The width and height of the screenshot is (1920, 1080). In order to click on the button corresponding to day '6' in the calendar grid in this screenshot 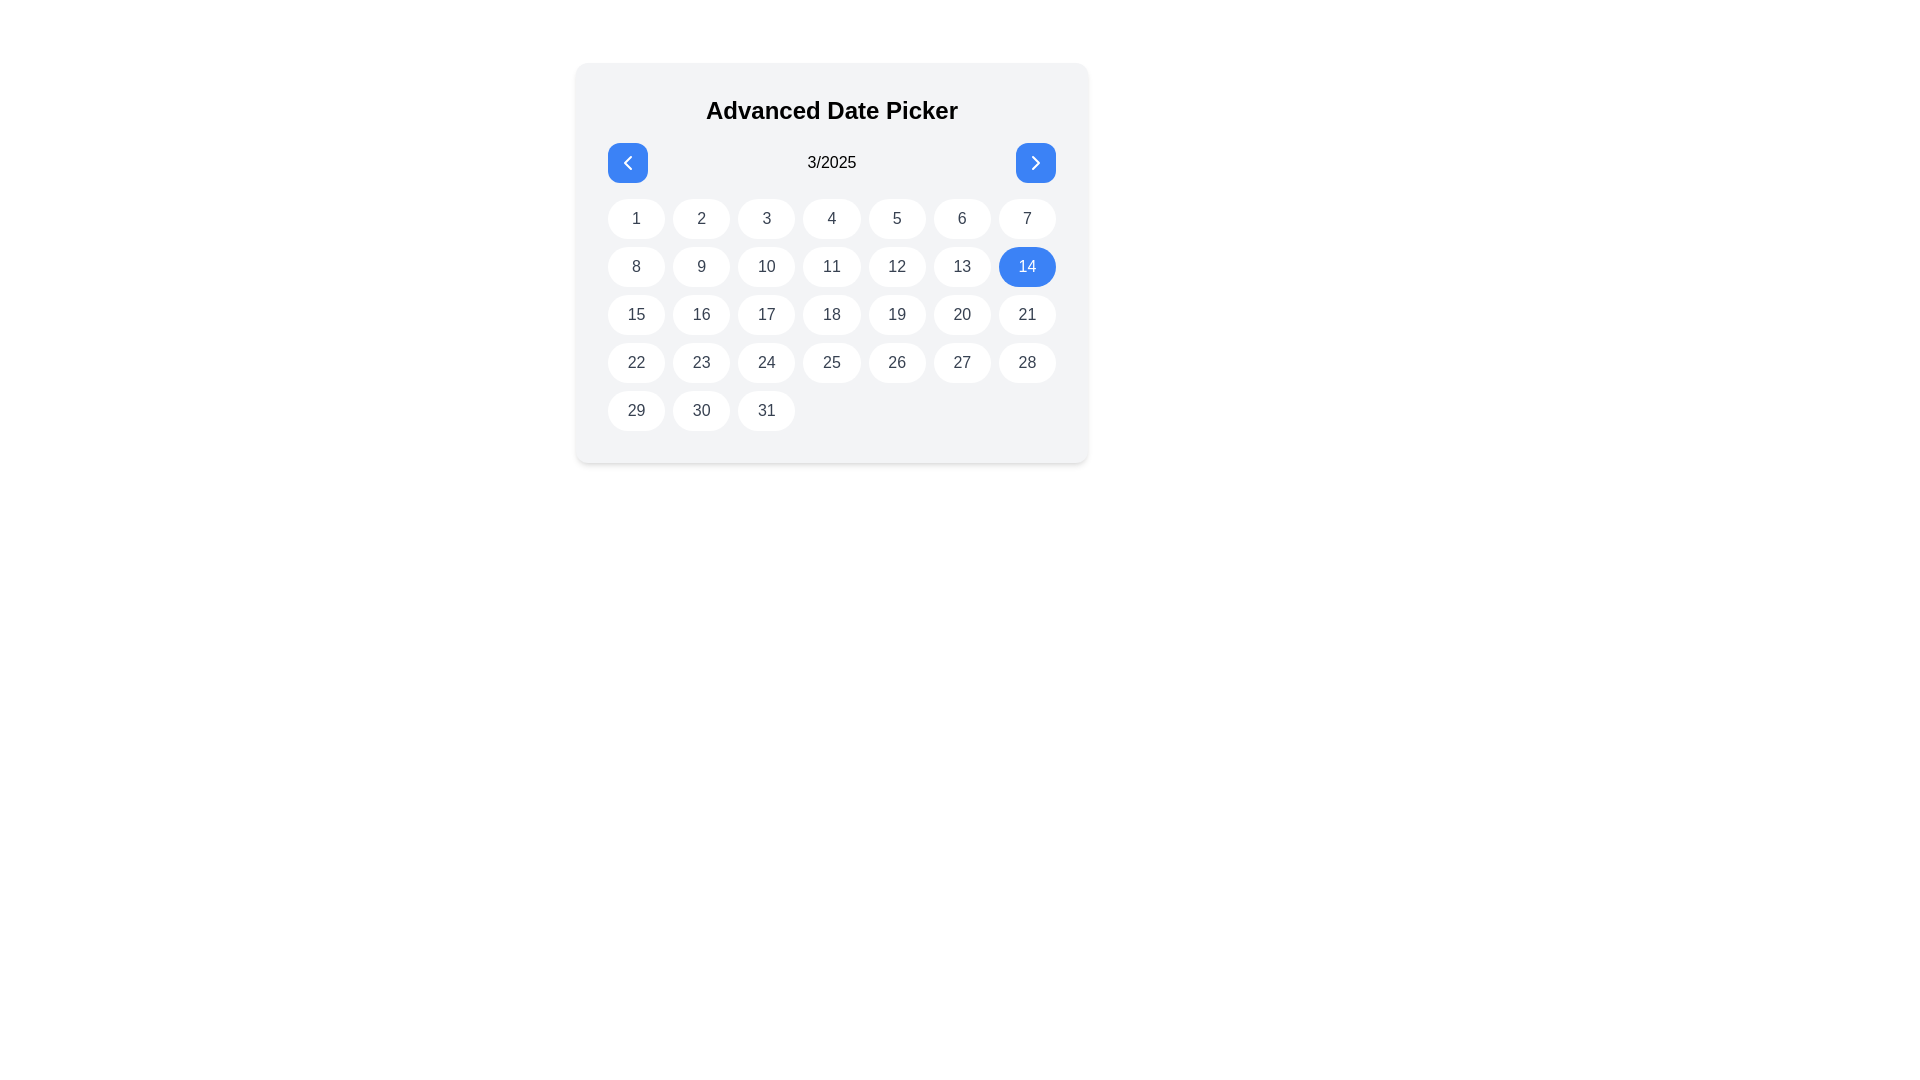, I will do `click(962, 219)`.